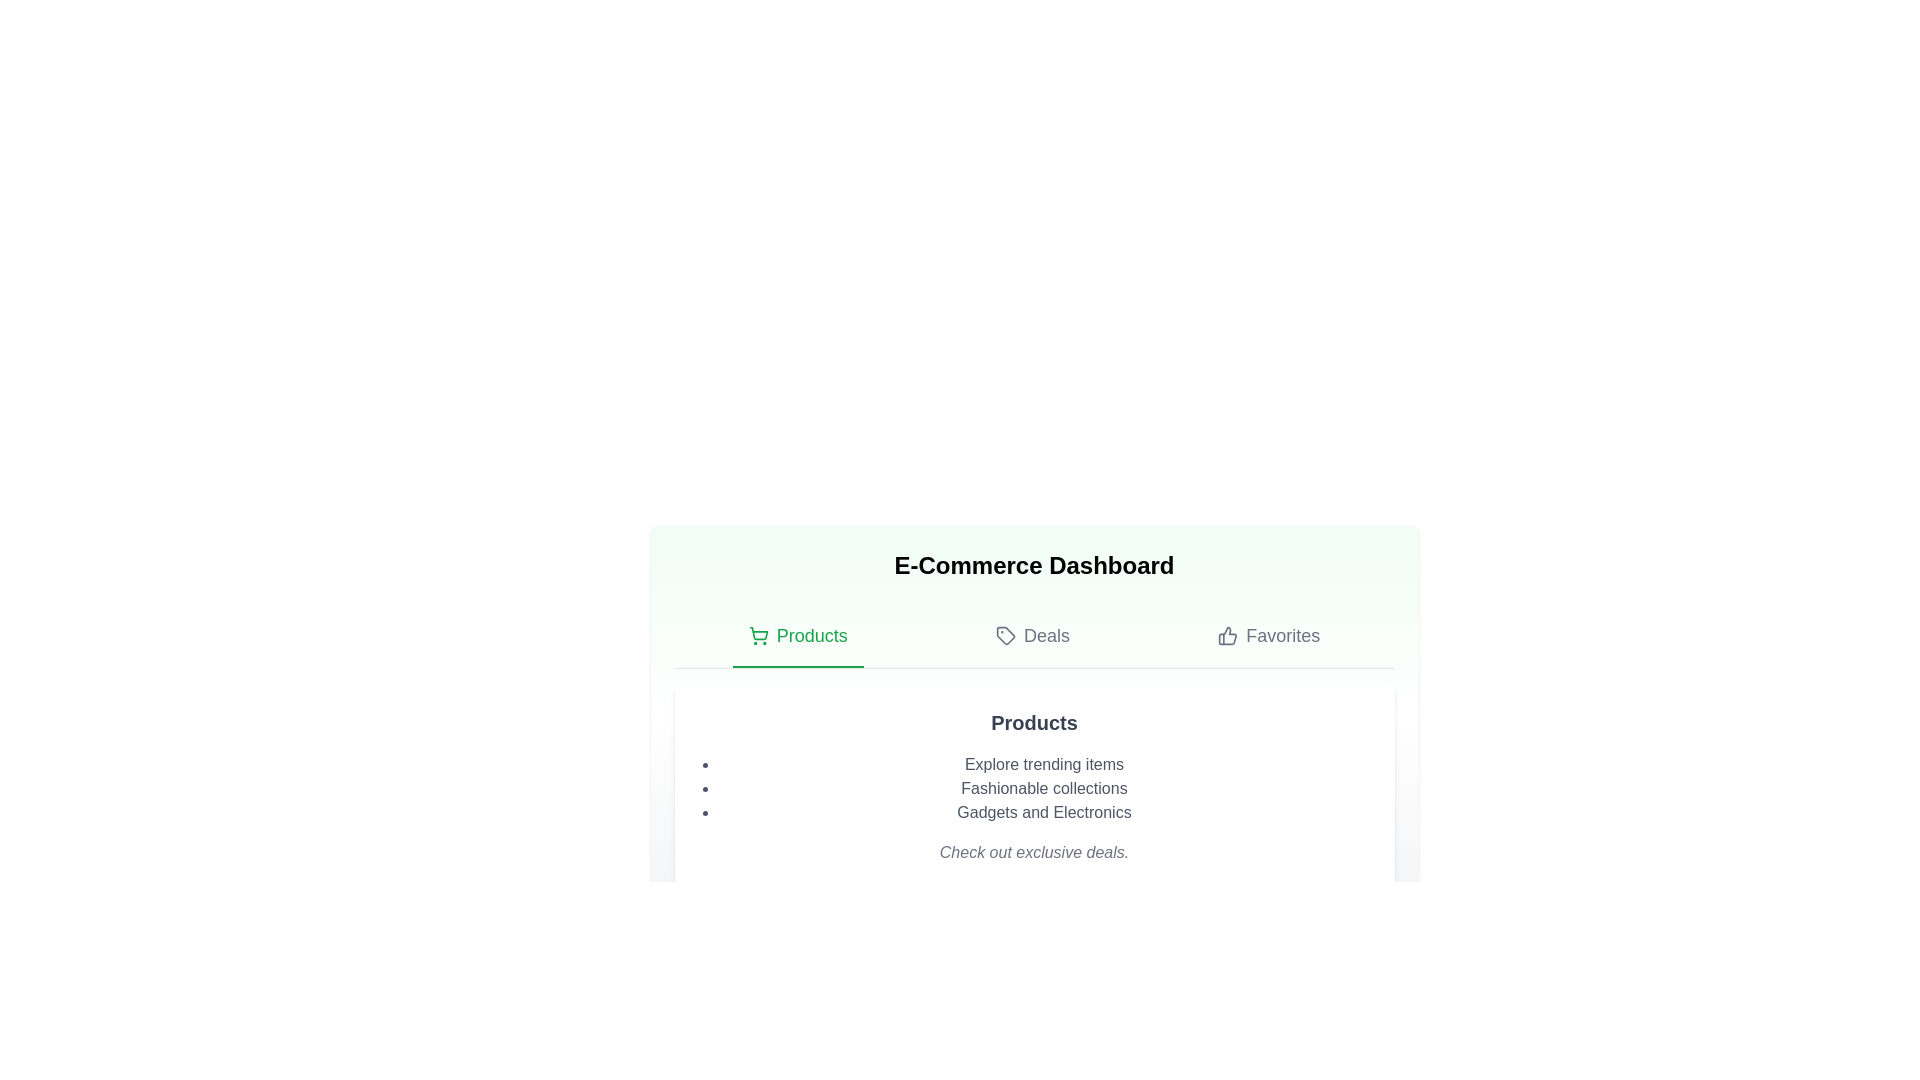 The image size is (1920, 1080). What do you see at coordinates (1005, 636) in the screenshot?
I see `the 'Deals' icon located in the horizontal navigation bar, which visually represents the 'Deals' section of the application` at bounding box center [1005, 636].